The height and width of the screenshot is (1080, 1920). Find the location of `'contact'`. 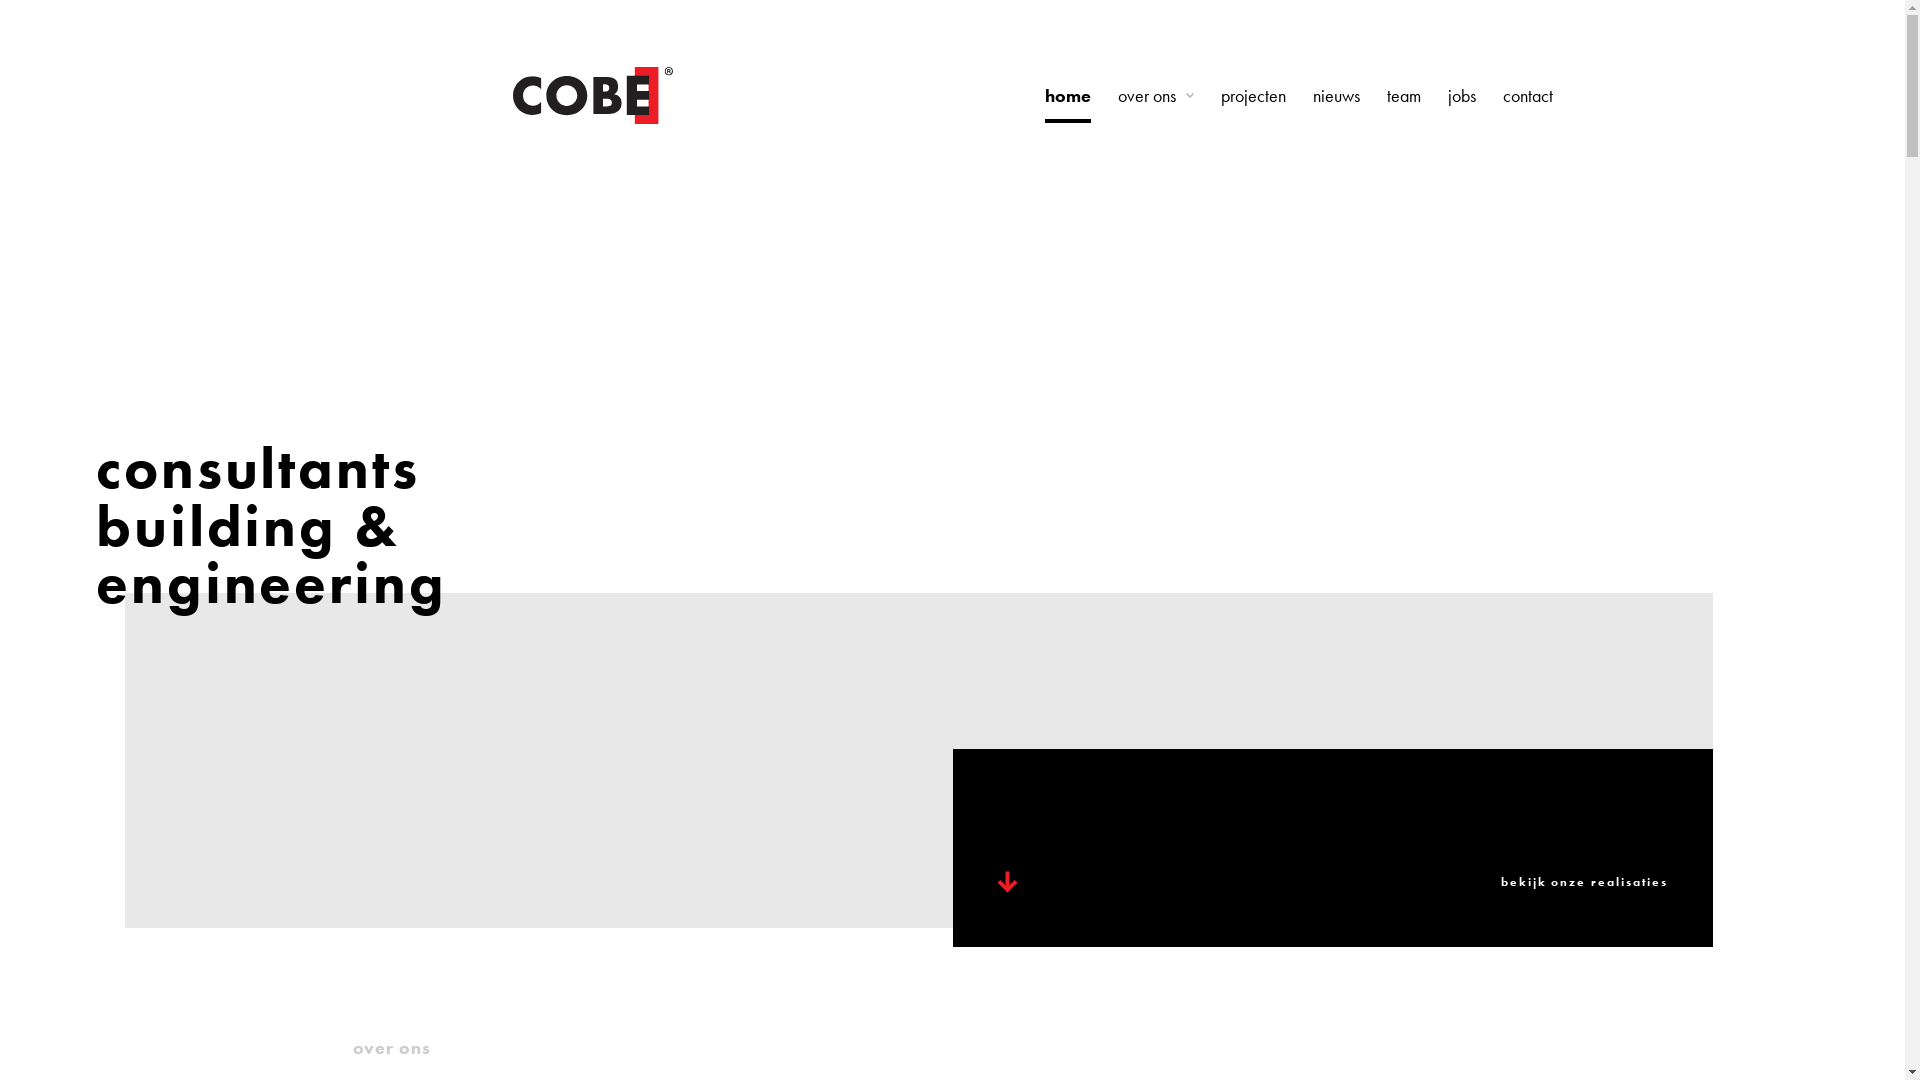

'contact' is located at coordinates (1525, 96).